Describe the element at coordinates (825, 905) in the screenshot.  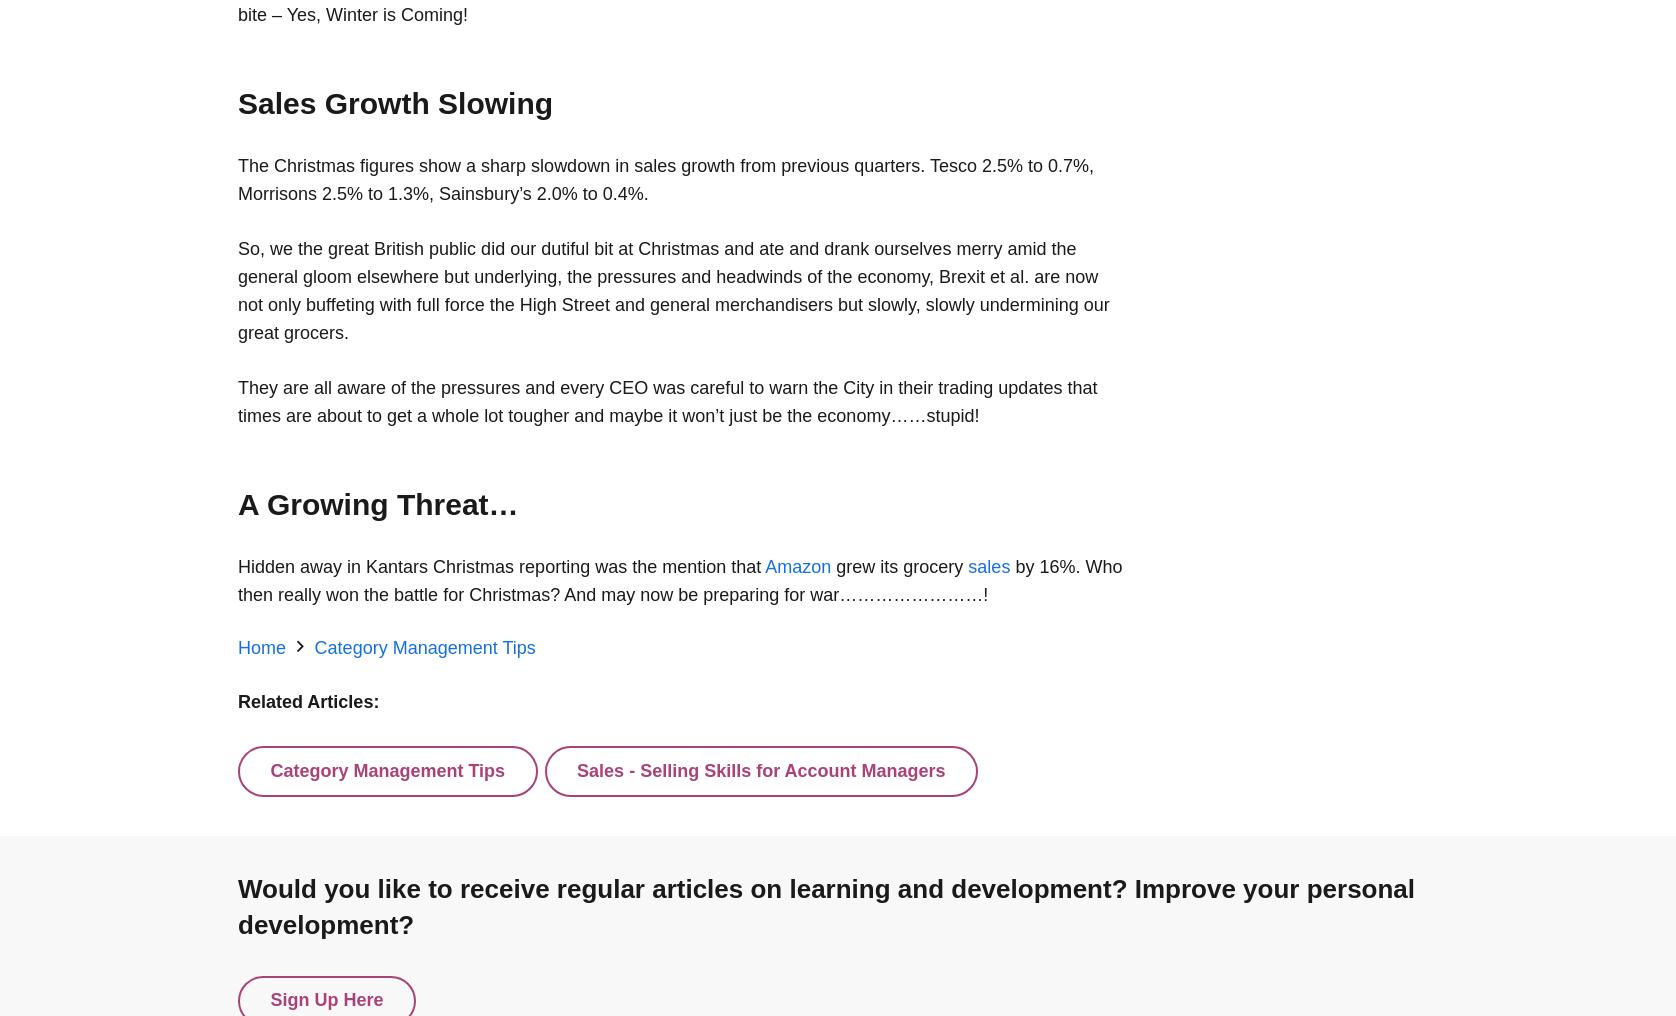
I see `'Would you like to receive regular articles on learning and development? Improve your personal development?'` at that location.